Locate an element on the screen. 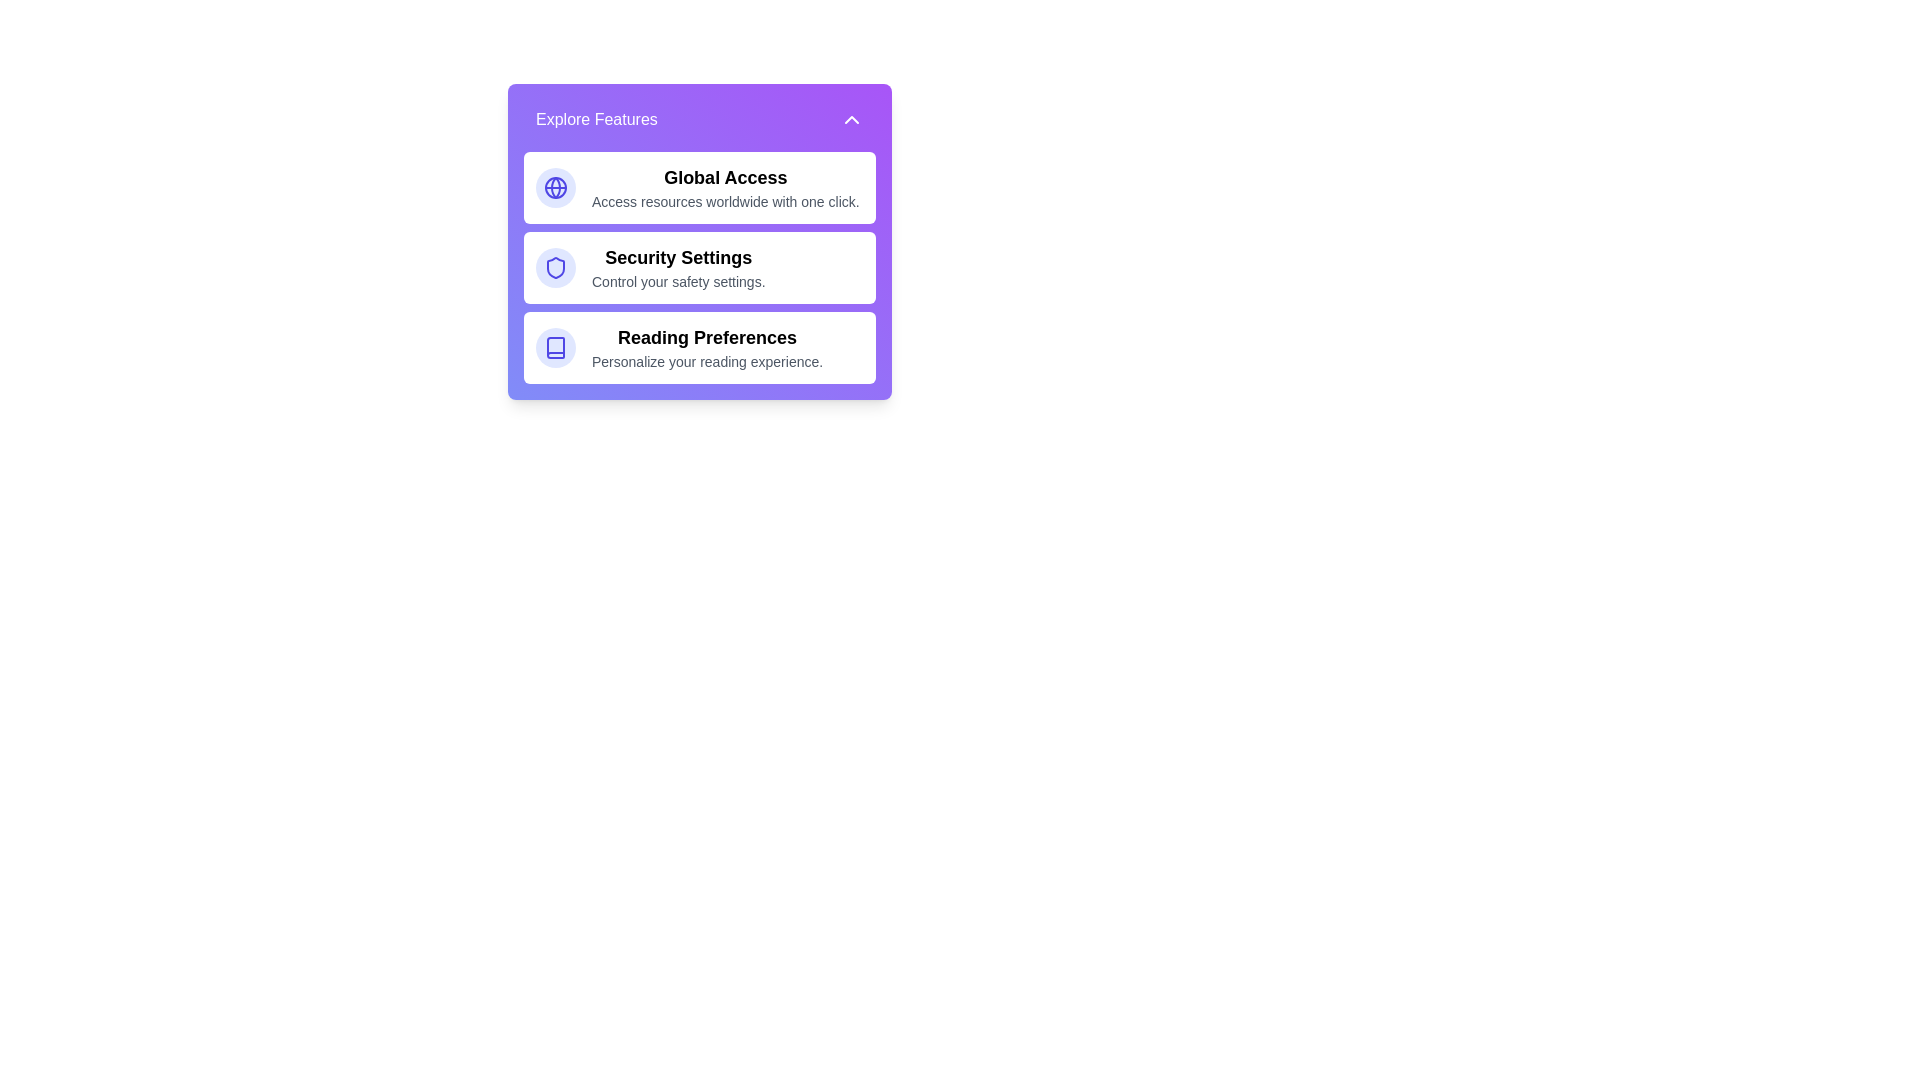  the shield-shaped icon representing security settings in the 'Explore Features' card interface is located at coordinates (556, 266).